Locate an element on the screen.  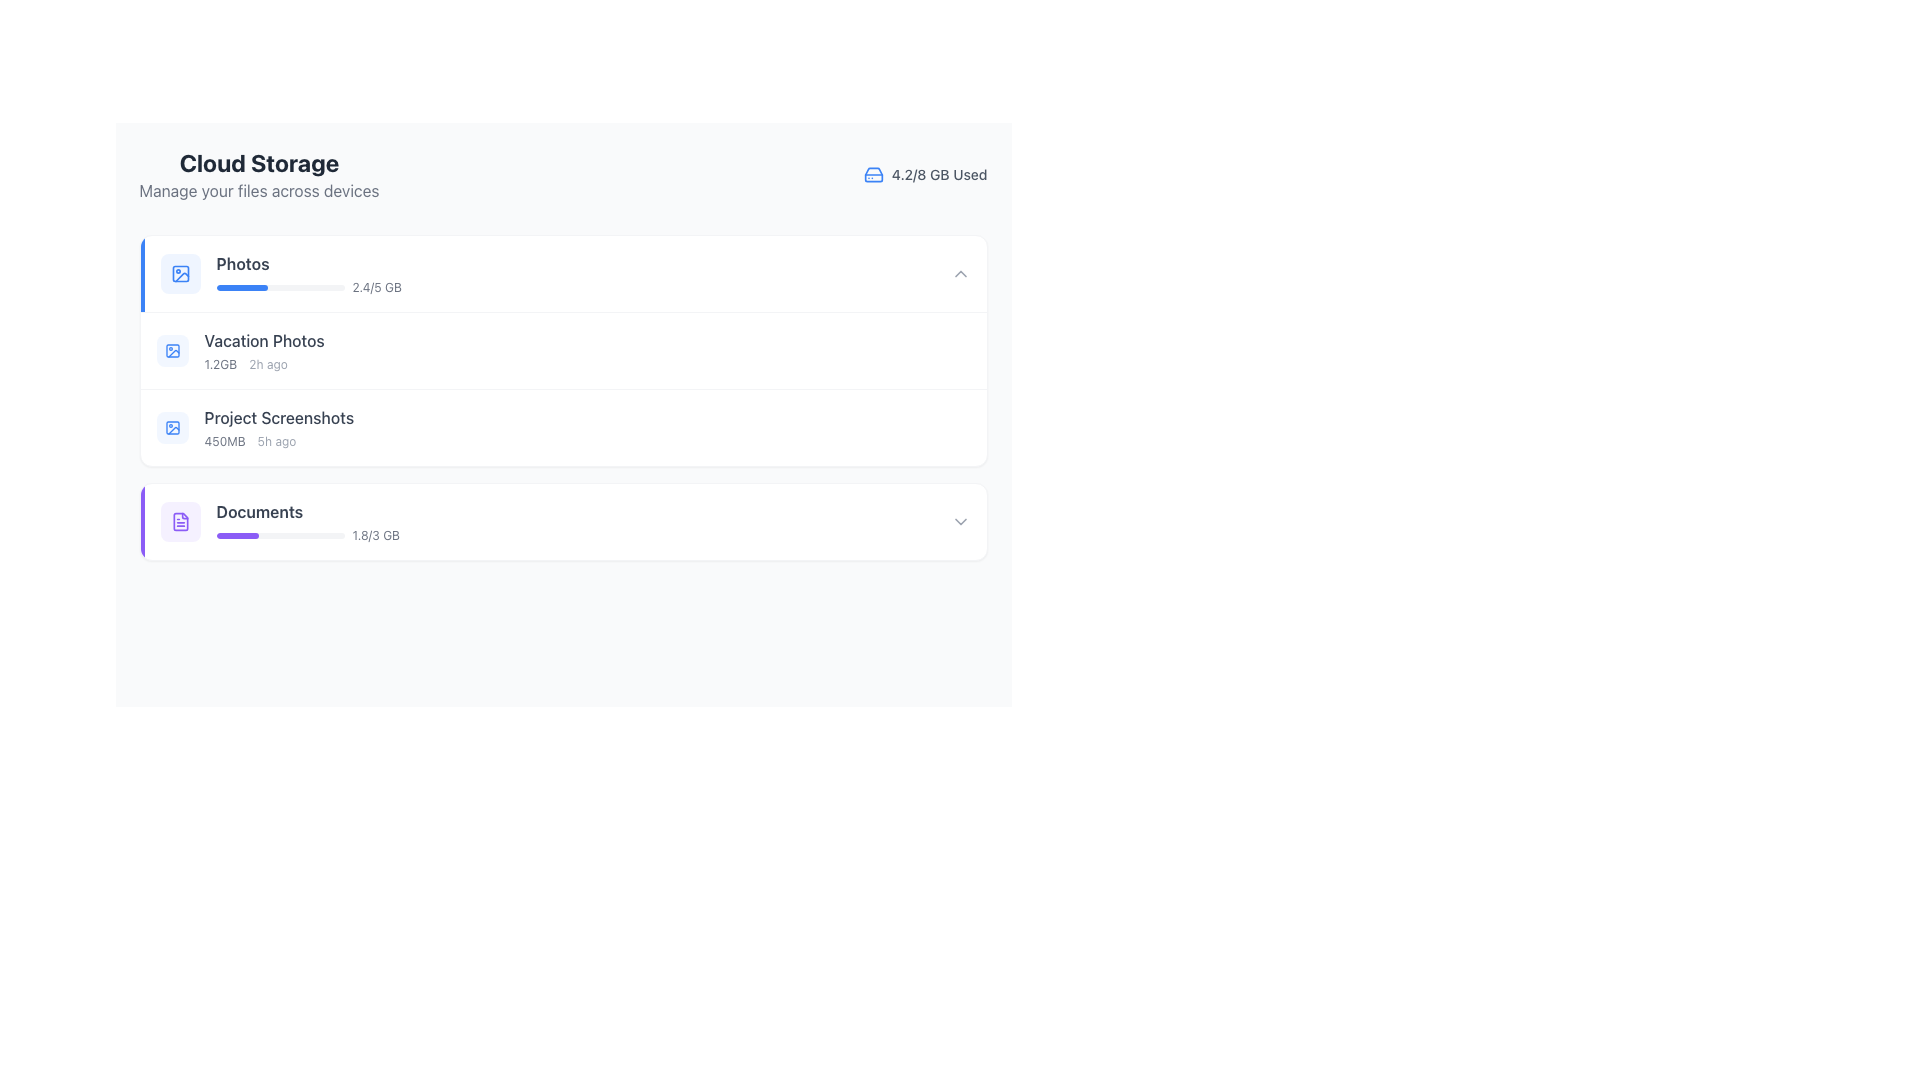
the Text label displaying '450MB' and '5h ago' beneath the title 'Project Screenshots' is located at coordinates (278, 441).